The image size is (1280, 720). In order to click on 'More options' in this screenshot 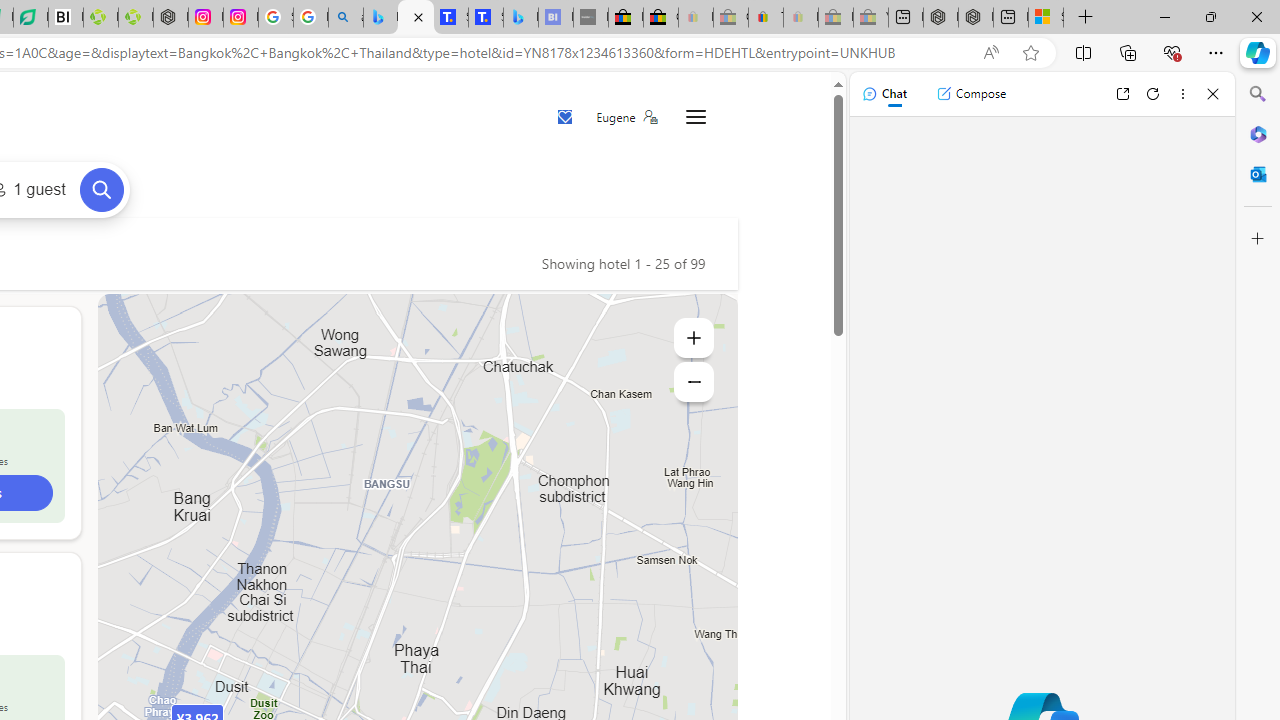, I will do `click(1182, 93)`.